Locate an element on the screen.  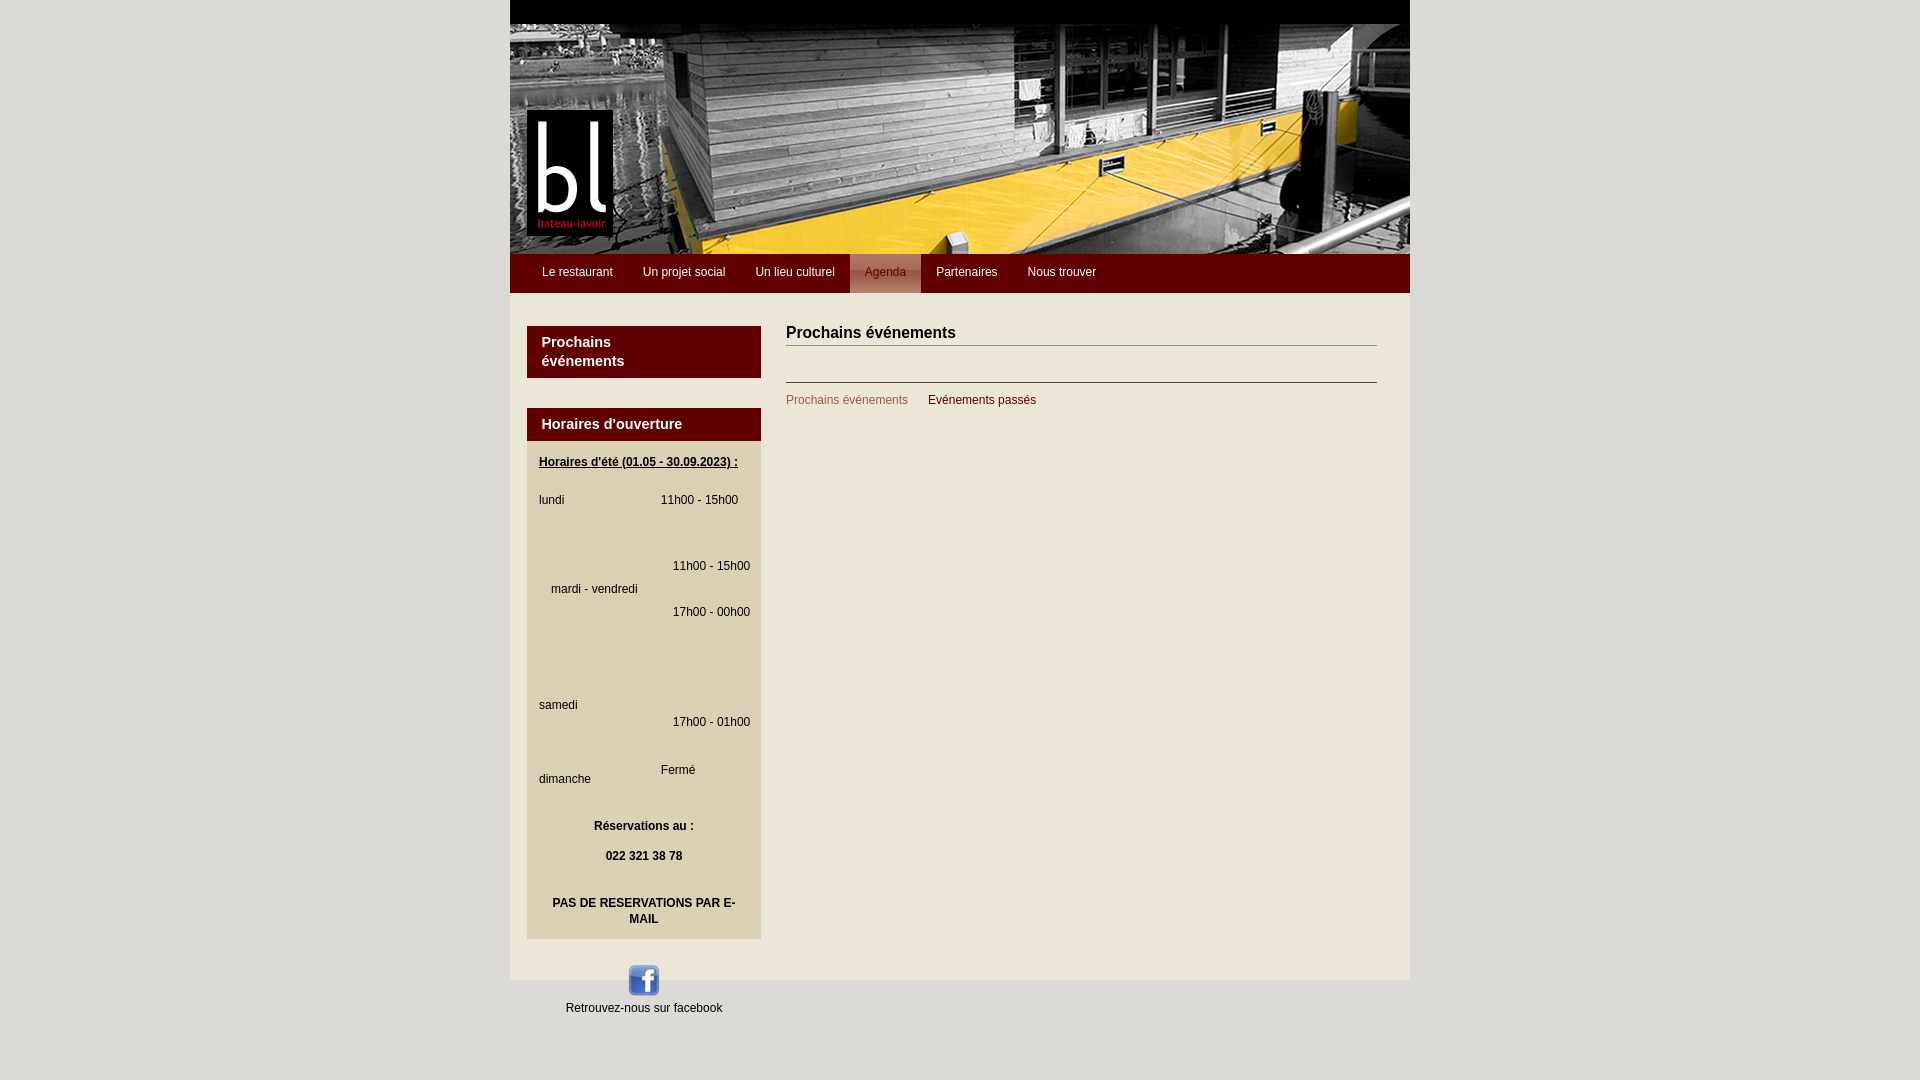
'Agenda' is located at coordinates (884, 273).